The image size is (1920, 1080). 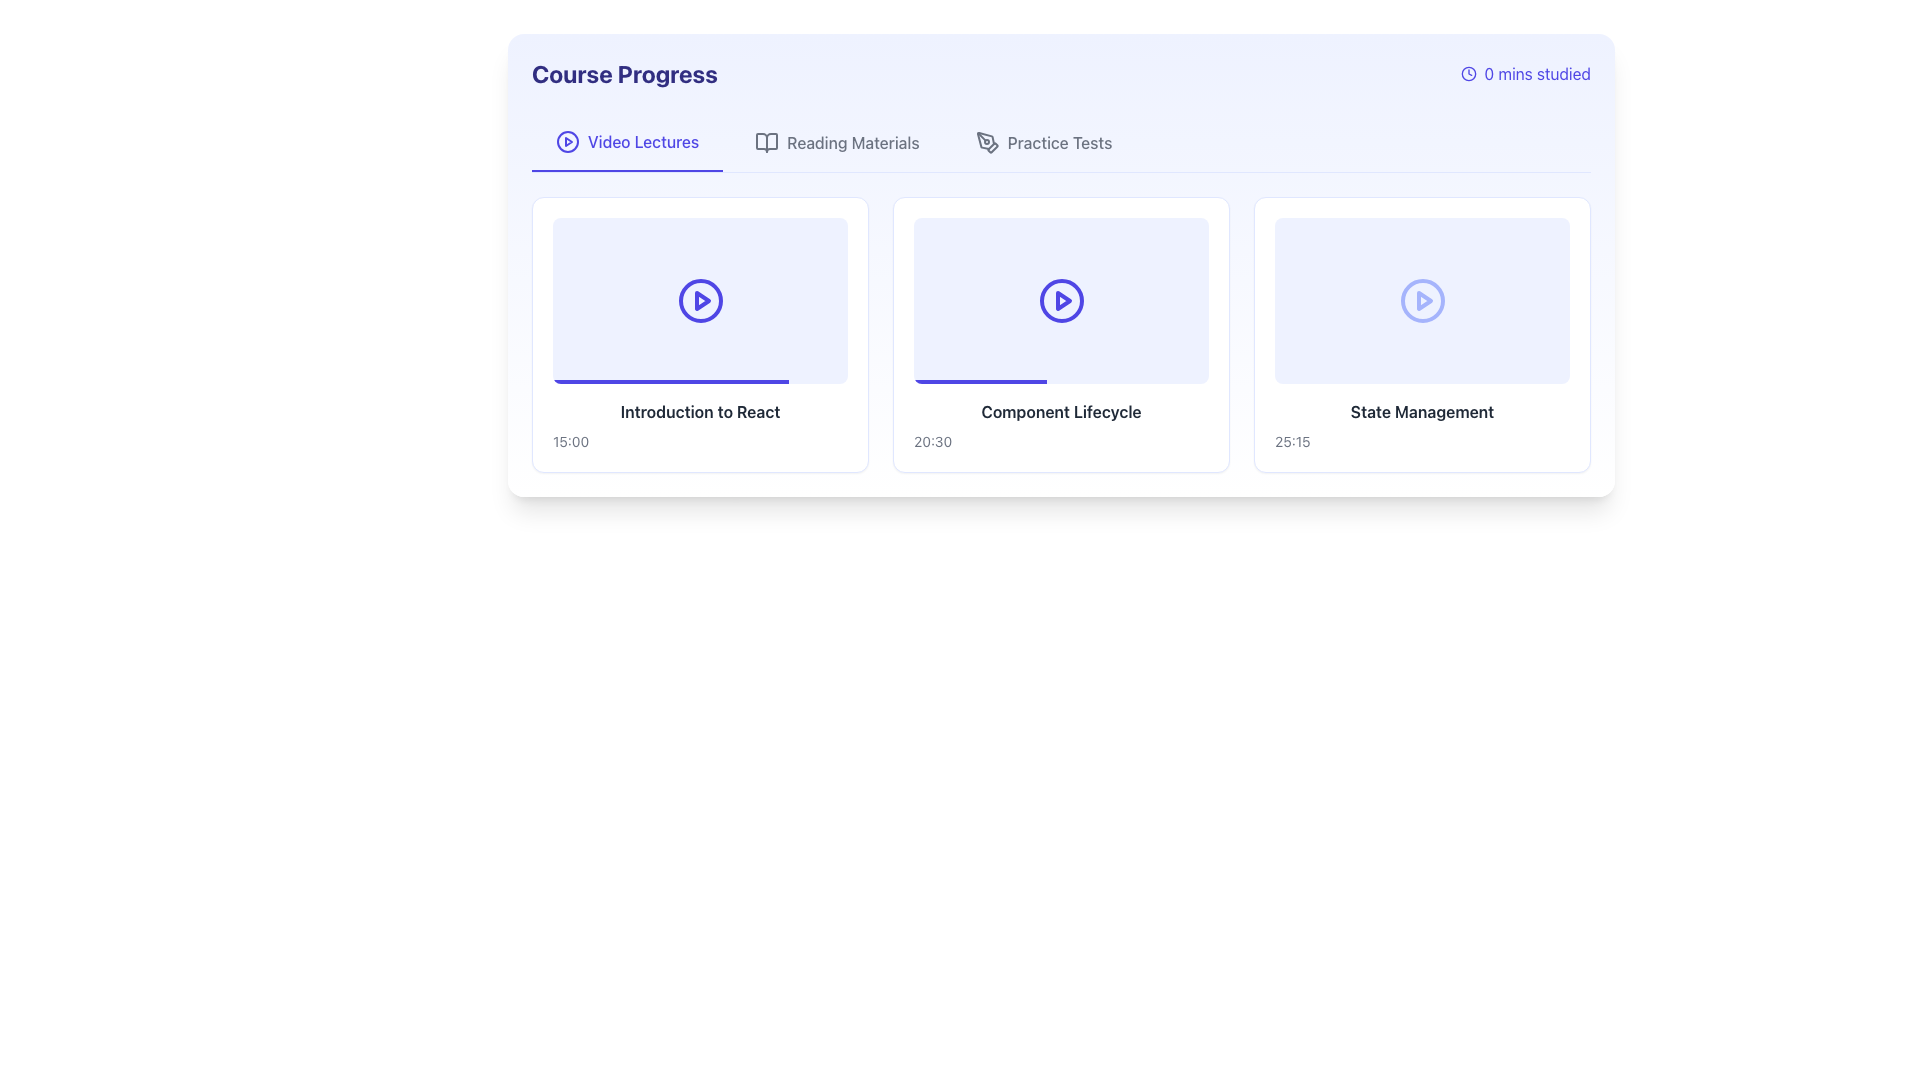 What do you see at coordinates (700, 300) in the screenshot?
I see `the circular play button icon with a hollow circle design and a triangular play arrow, located in the first card of three horizontally aligned cards` at bounding box center [700, 300].